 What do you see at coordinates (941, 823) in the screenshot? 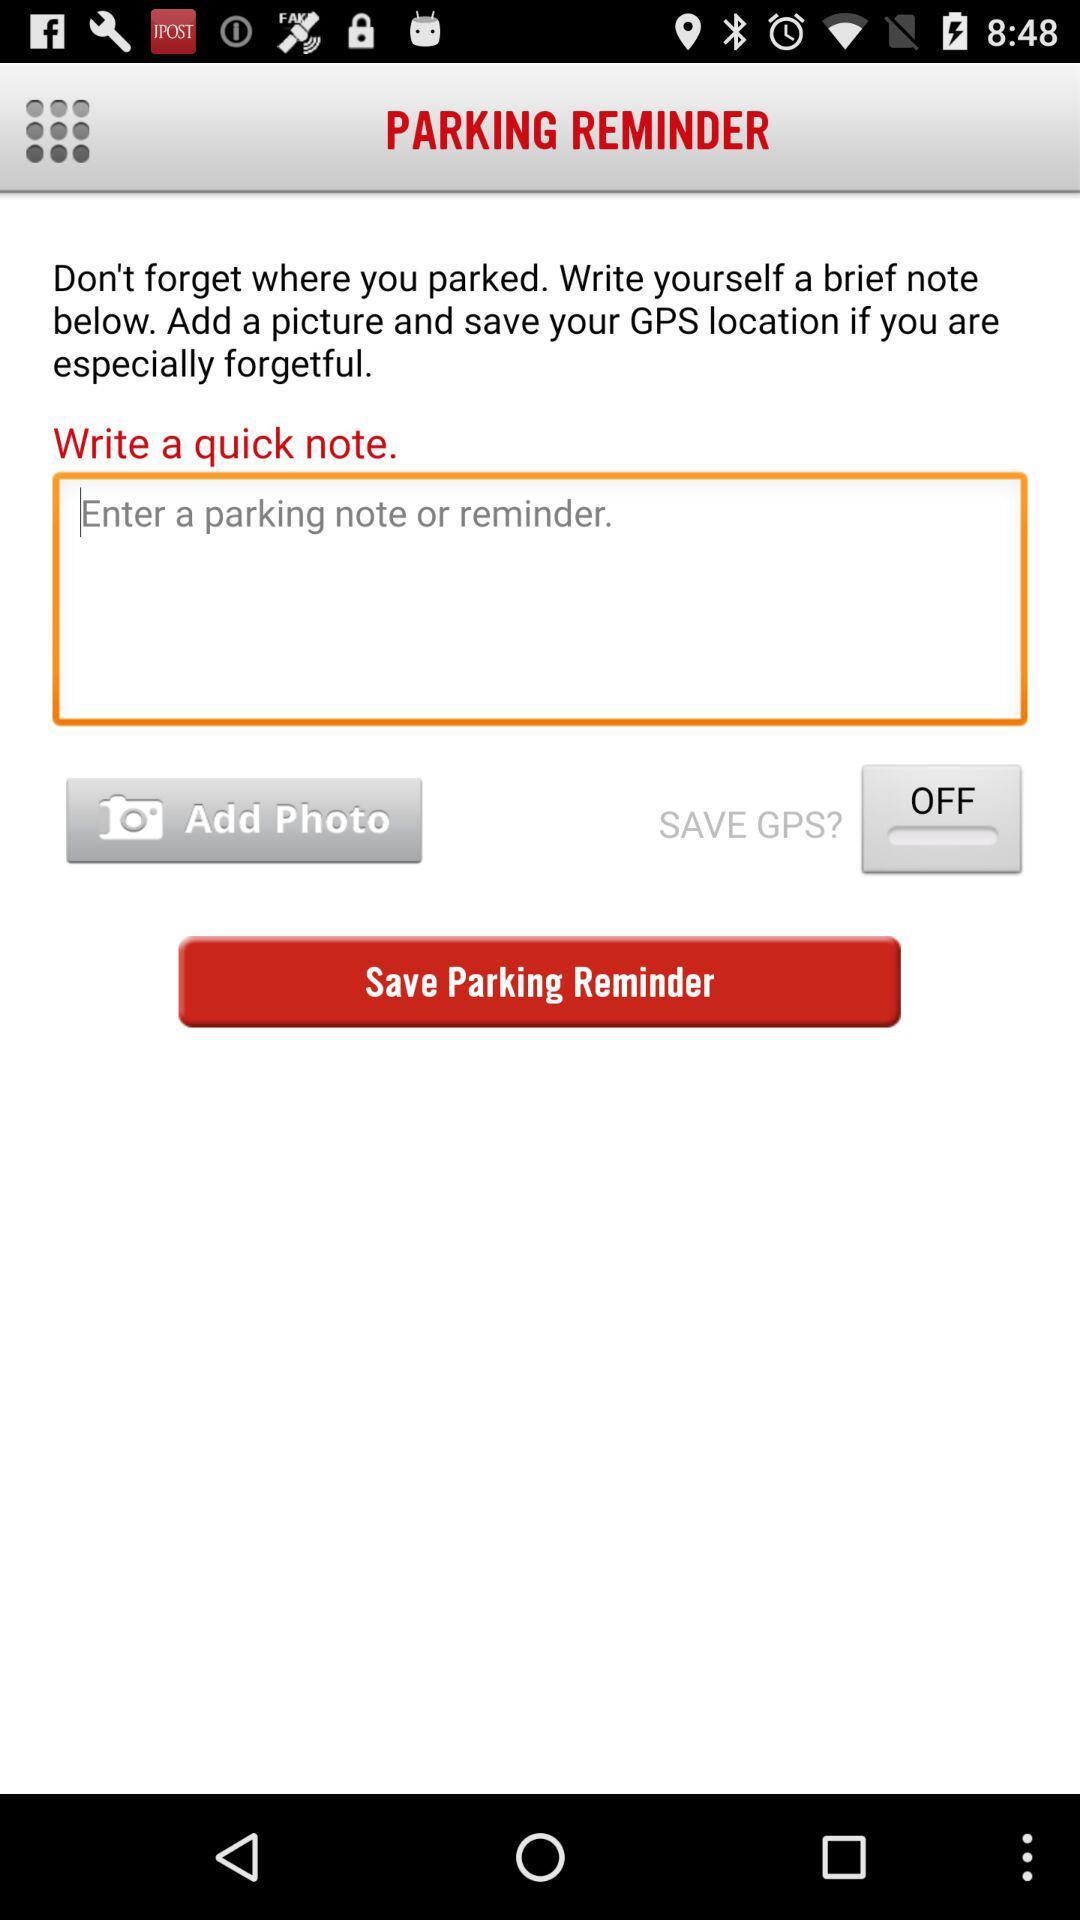
I see `the off icon` at bounding box center [941, 823].